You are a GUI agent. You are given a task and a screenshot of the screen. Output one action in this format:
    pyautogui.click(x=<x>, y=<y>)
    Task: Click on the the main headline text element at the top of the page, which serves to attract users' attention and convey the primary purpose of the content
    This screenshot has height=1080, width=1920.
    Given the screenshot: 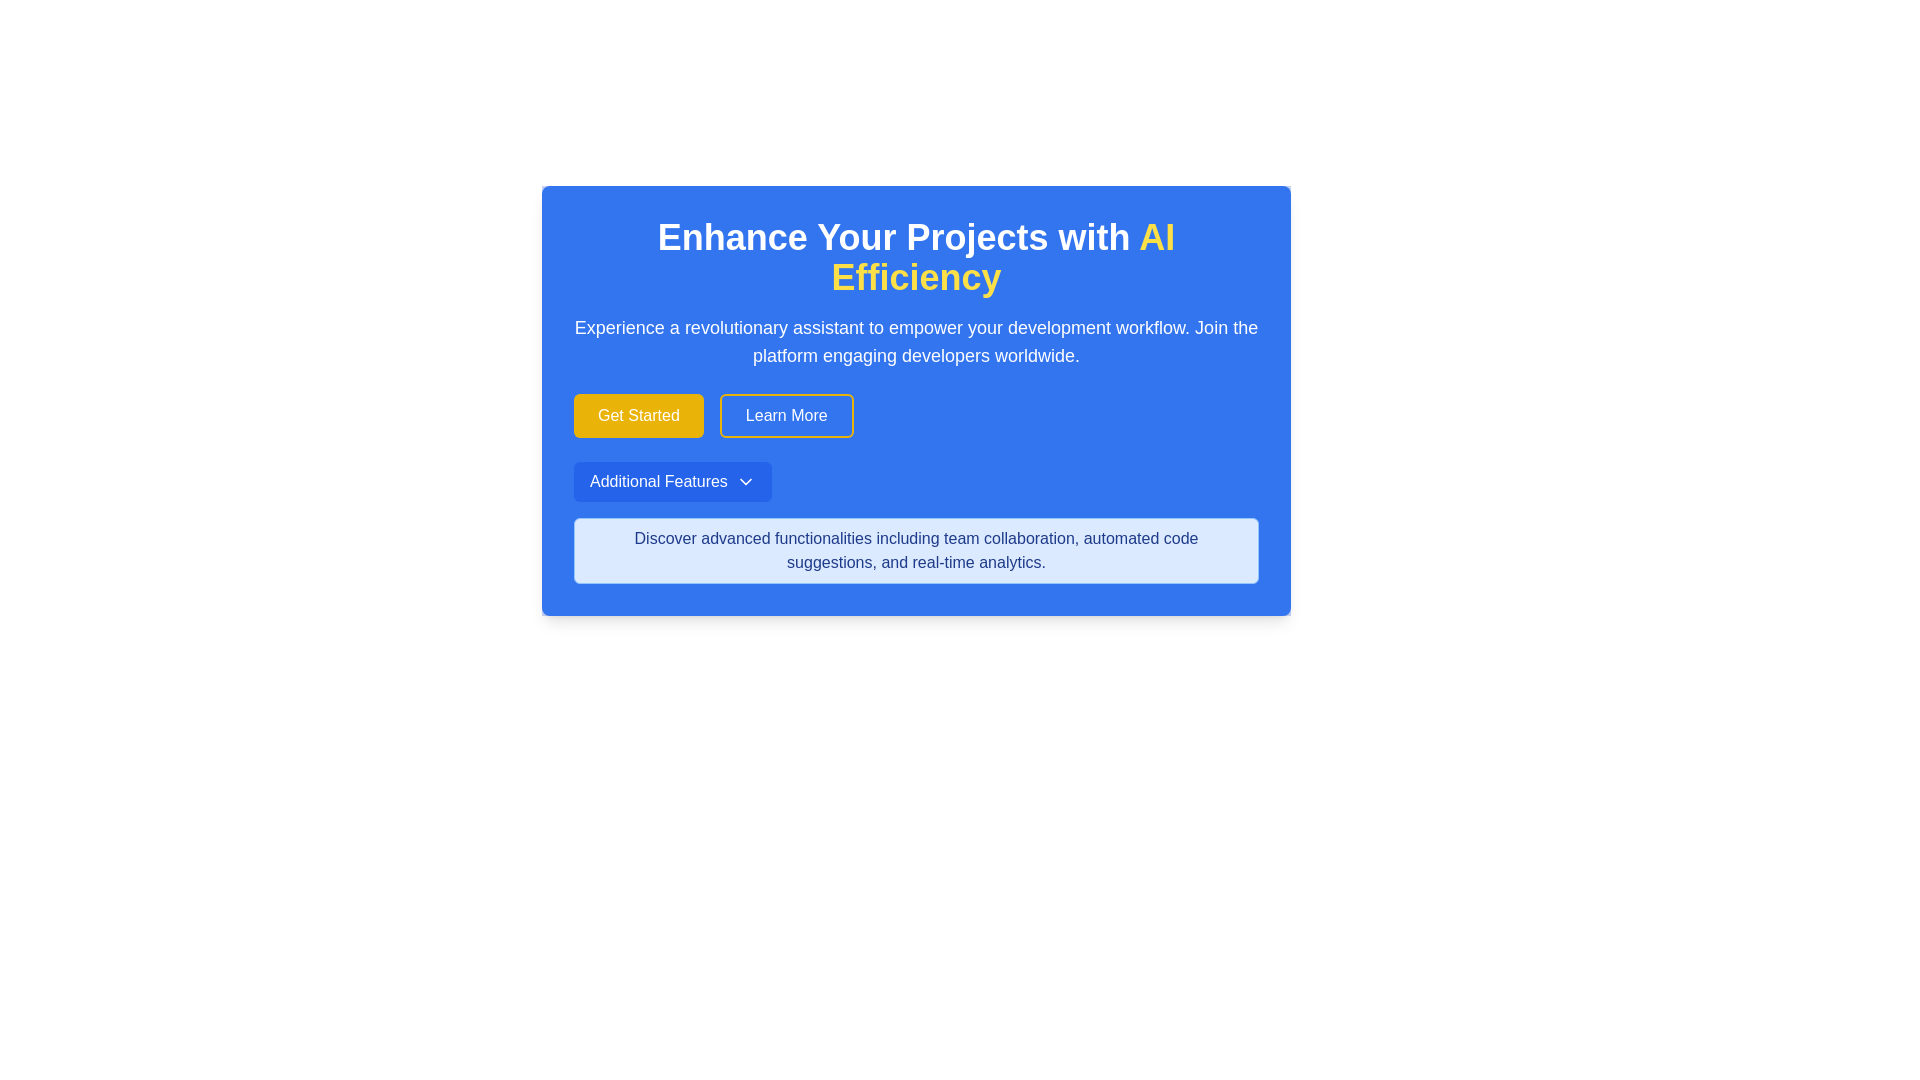 What is the action you would take?
    pyautogui.click(x=915, y=257)
    